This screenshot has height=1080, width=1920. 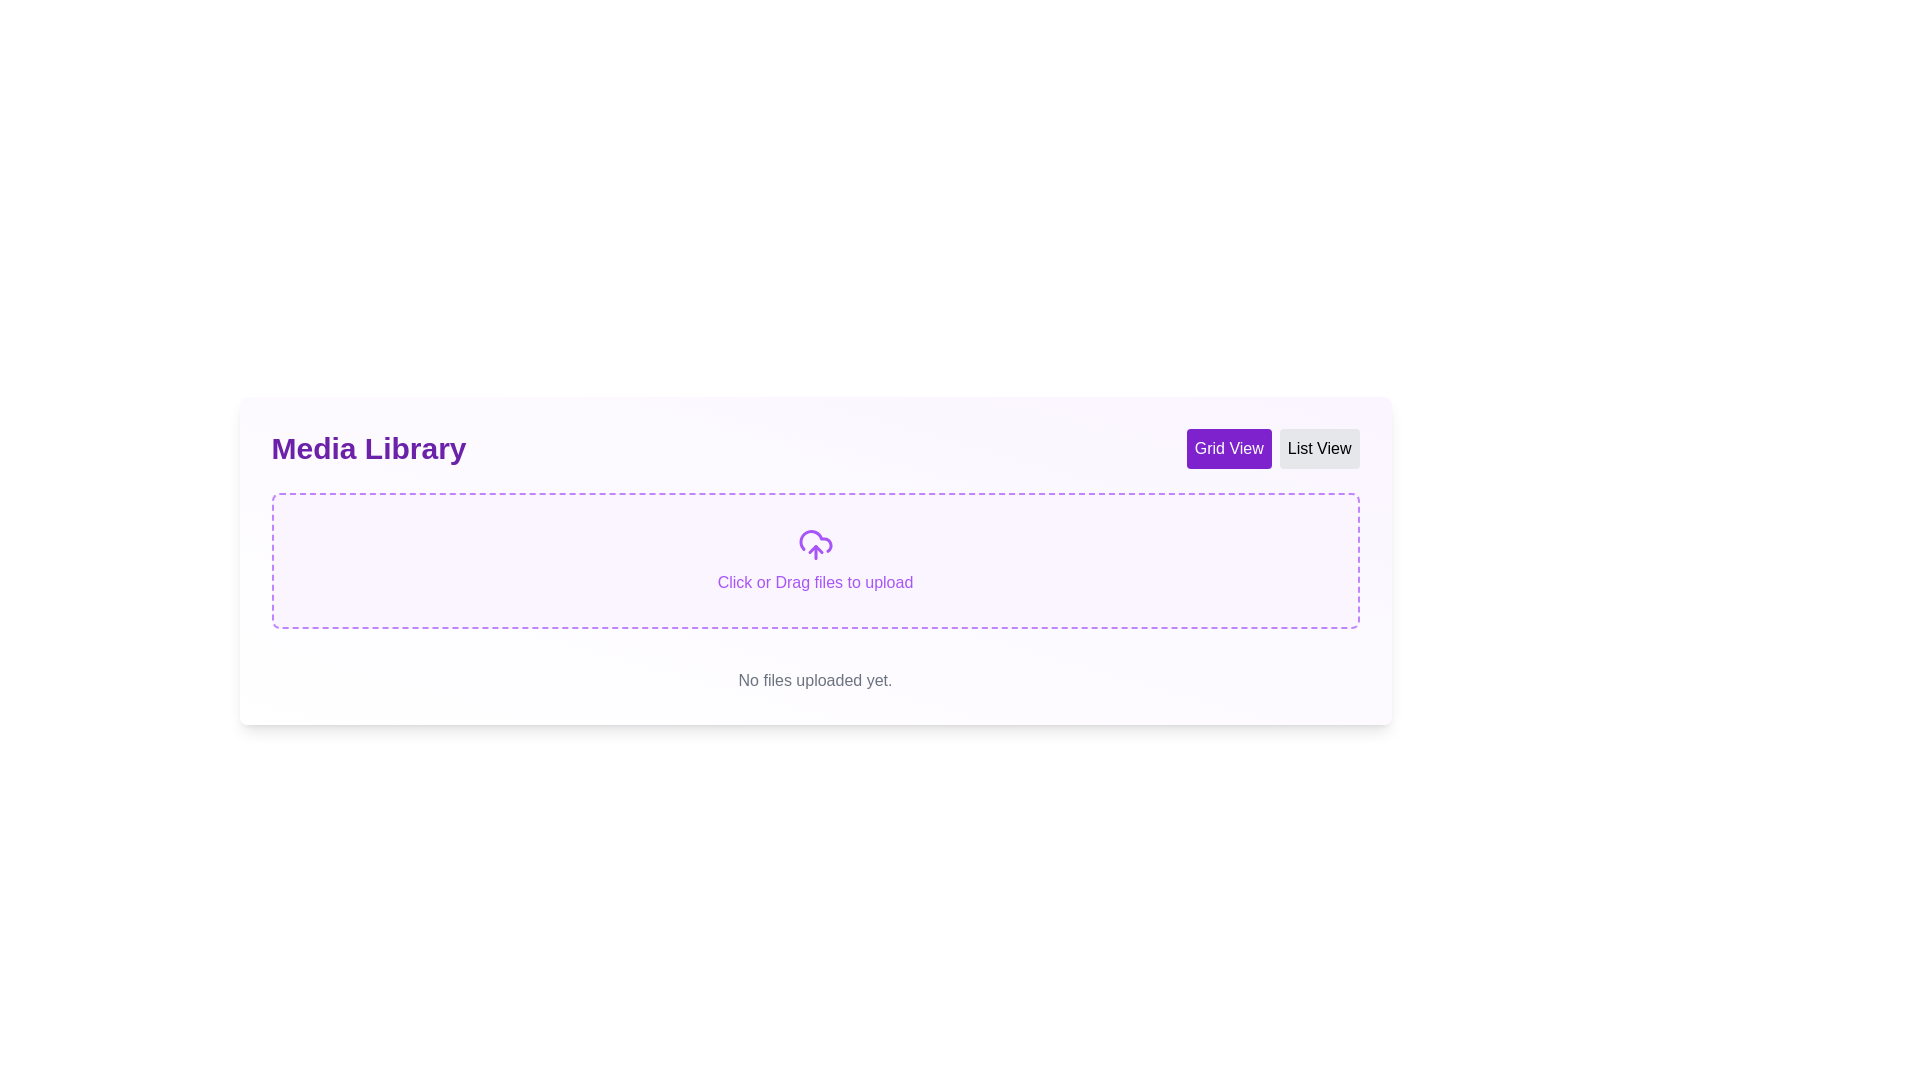 I want to click on the 'Grid View' button in the Toggle button group located at the top-right corner of the main content area to switch to grid layout, so click(x=1272, y=447).